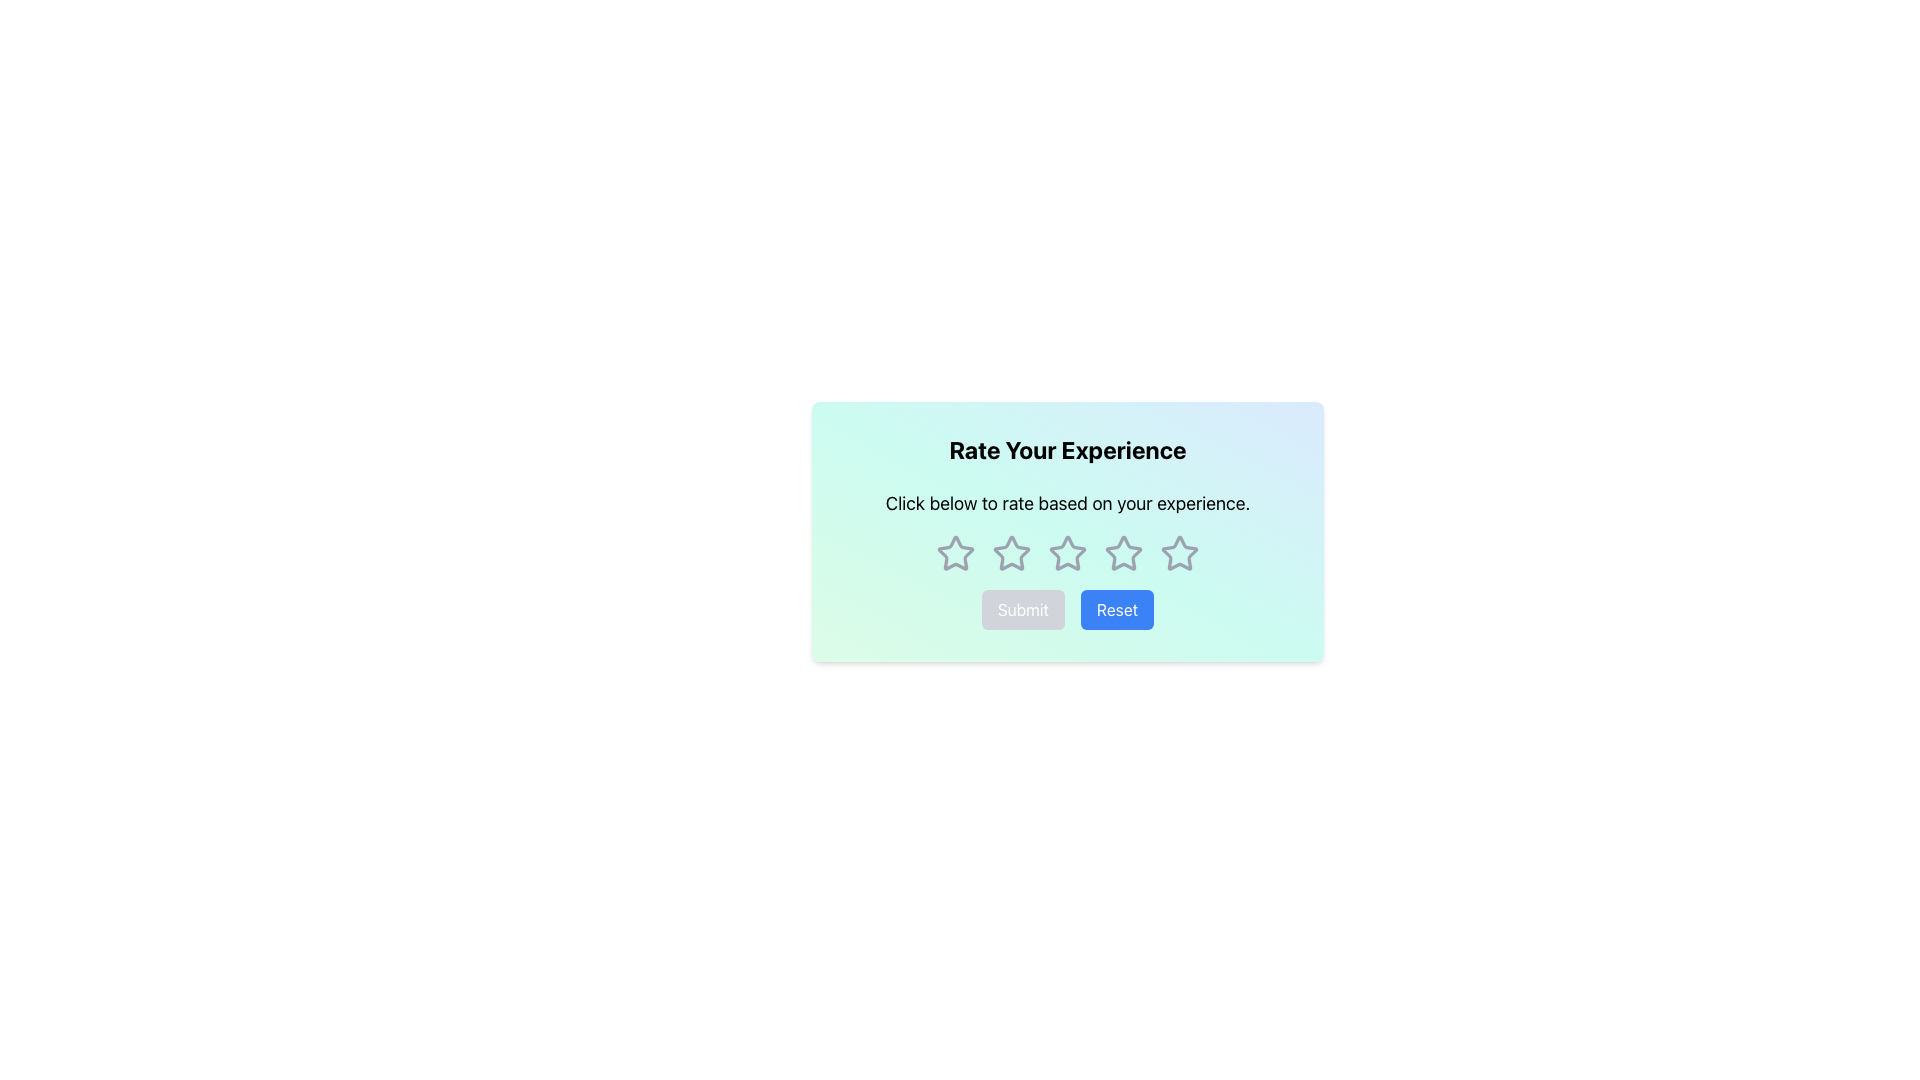 This screenshot has width=1920, height=1080. Describe the element at coordinates (1012, 553) in the screenshot. I see `the second star icon in the user rating system` at that location.